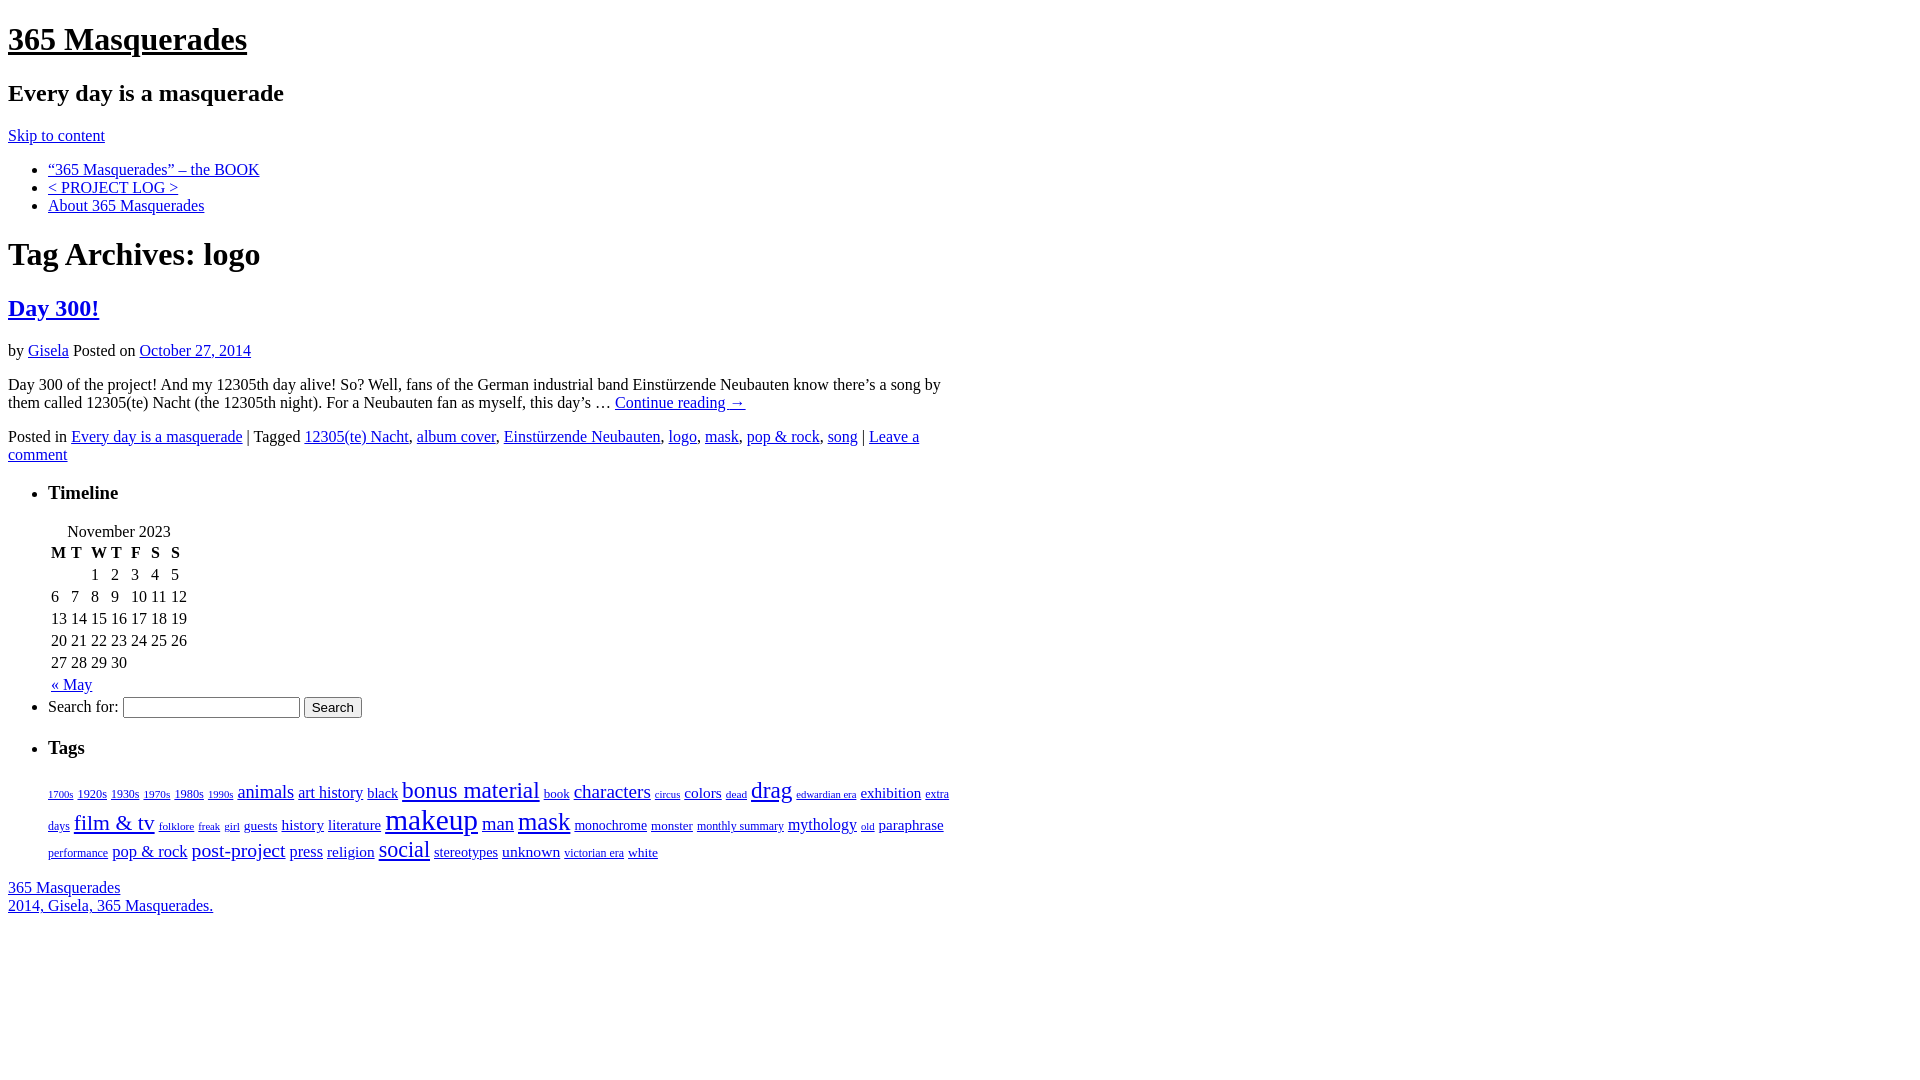 The height and width of the screenshot is (1080, 1920). I want to click on 'colors', so click(702, 791).